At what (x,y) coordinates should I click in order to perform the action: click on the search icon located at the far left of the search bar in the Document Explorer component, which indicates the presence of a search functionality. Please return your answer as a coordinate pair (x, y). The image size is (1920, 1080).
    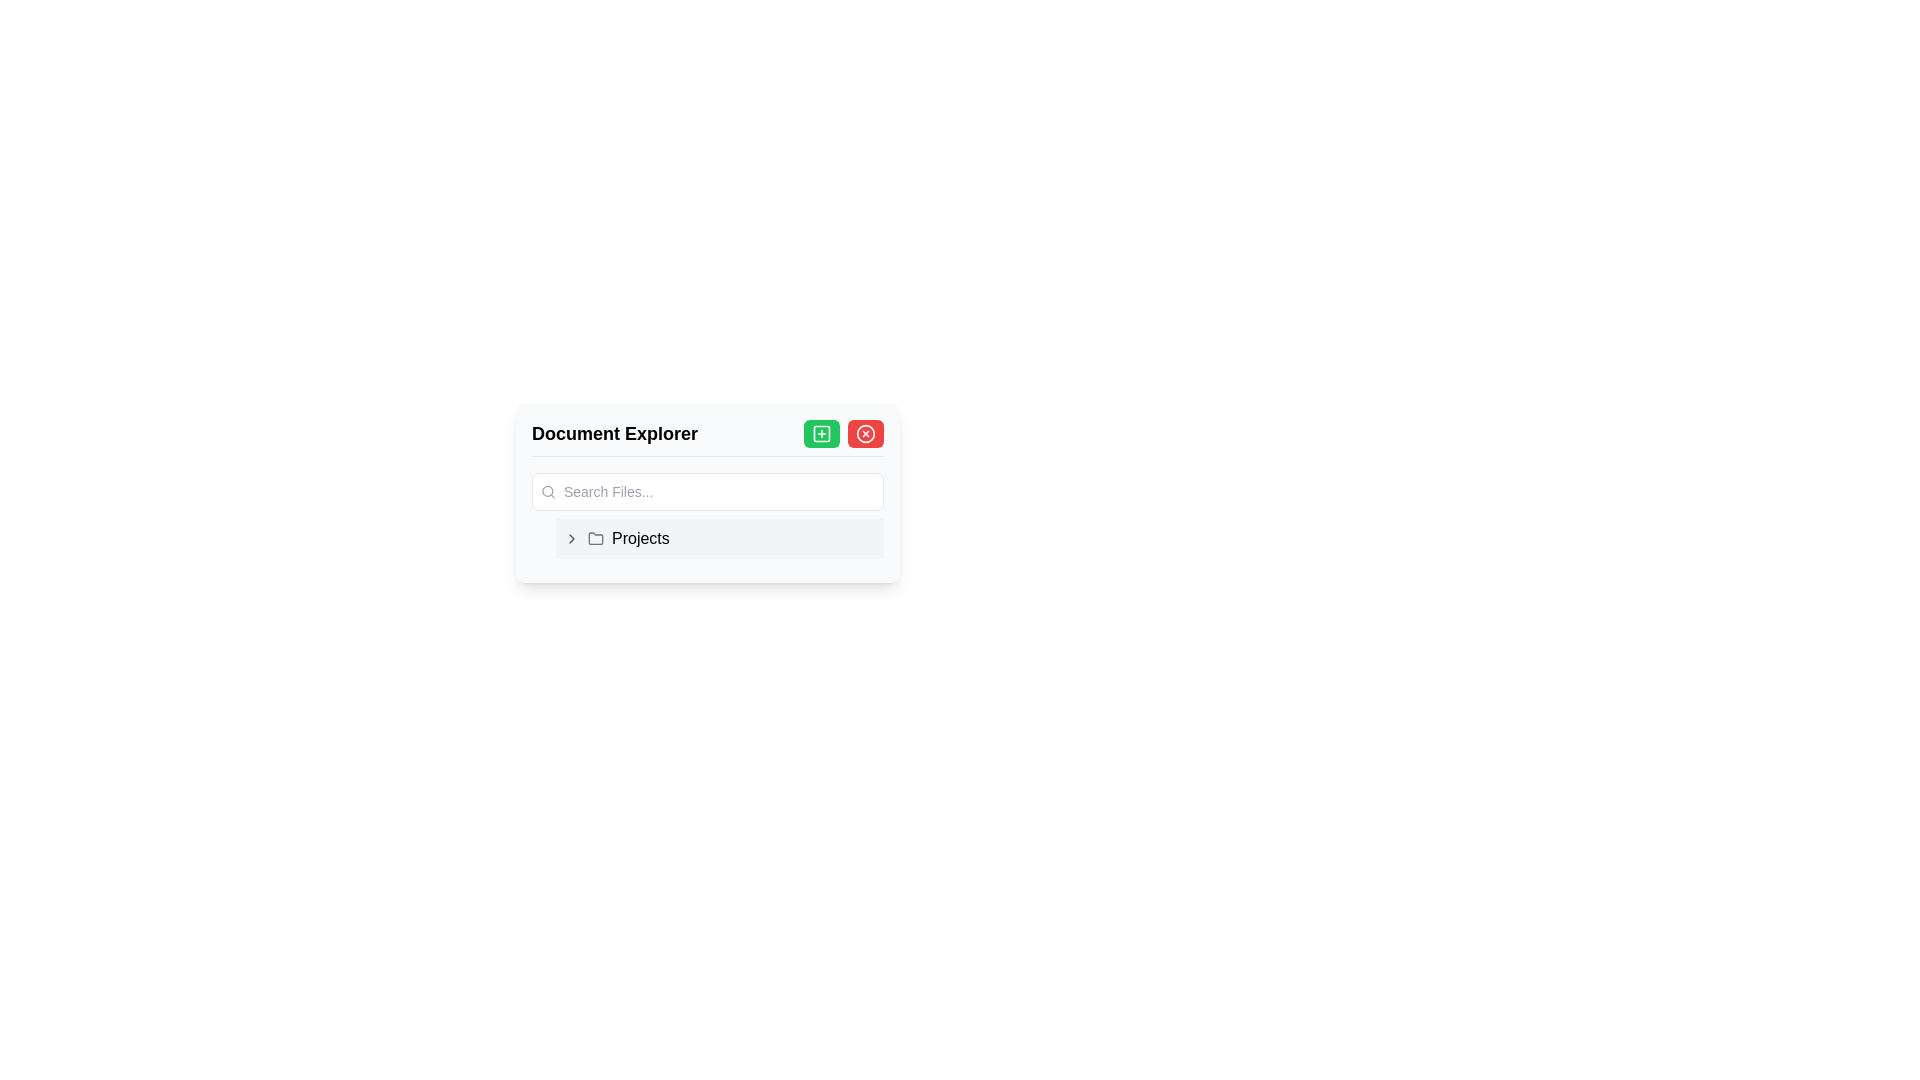
    Looking at the image, I should click on (548, 492).